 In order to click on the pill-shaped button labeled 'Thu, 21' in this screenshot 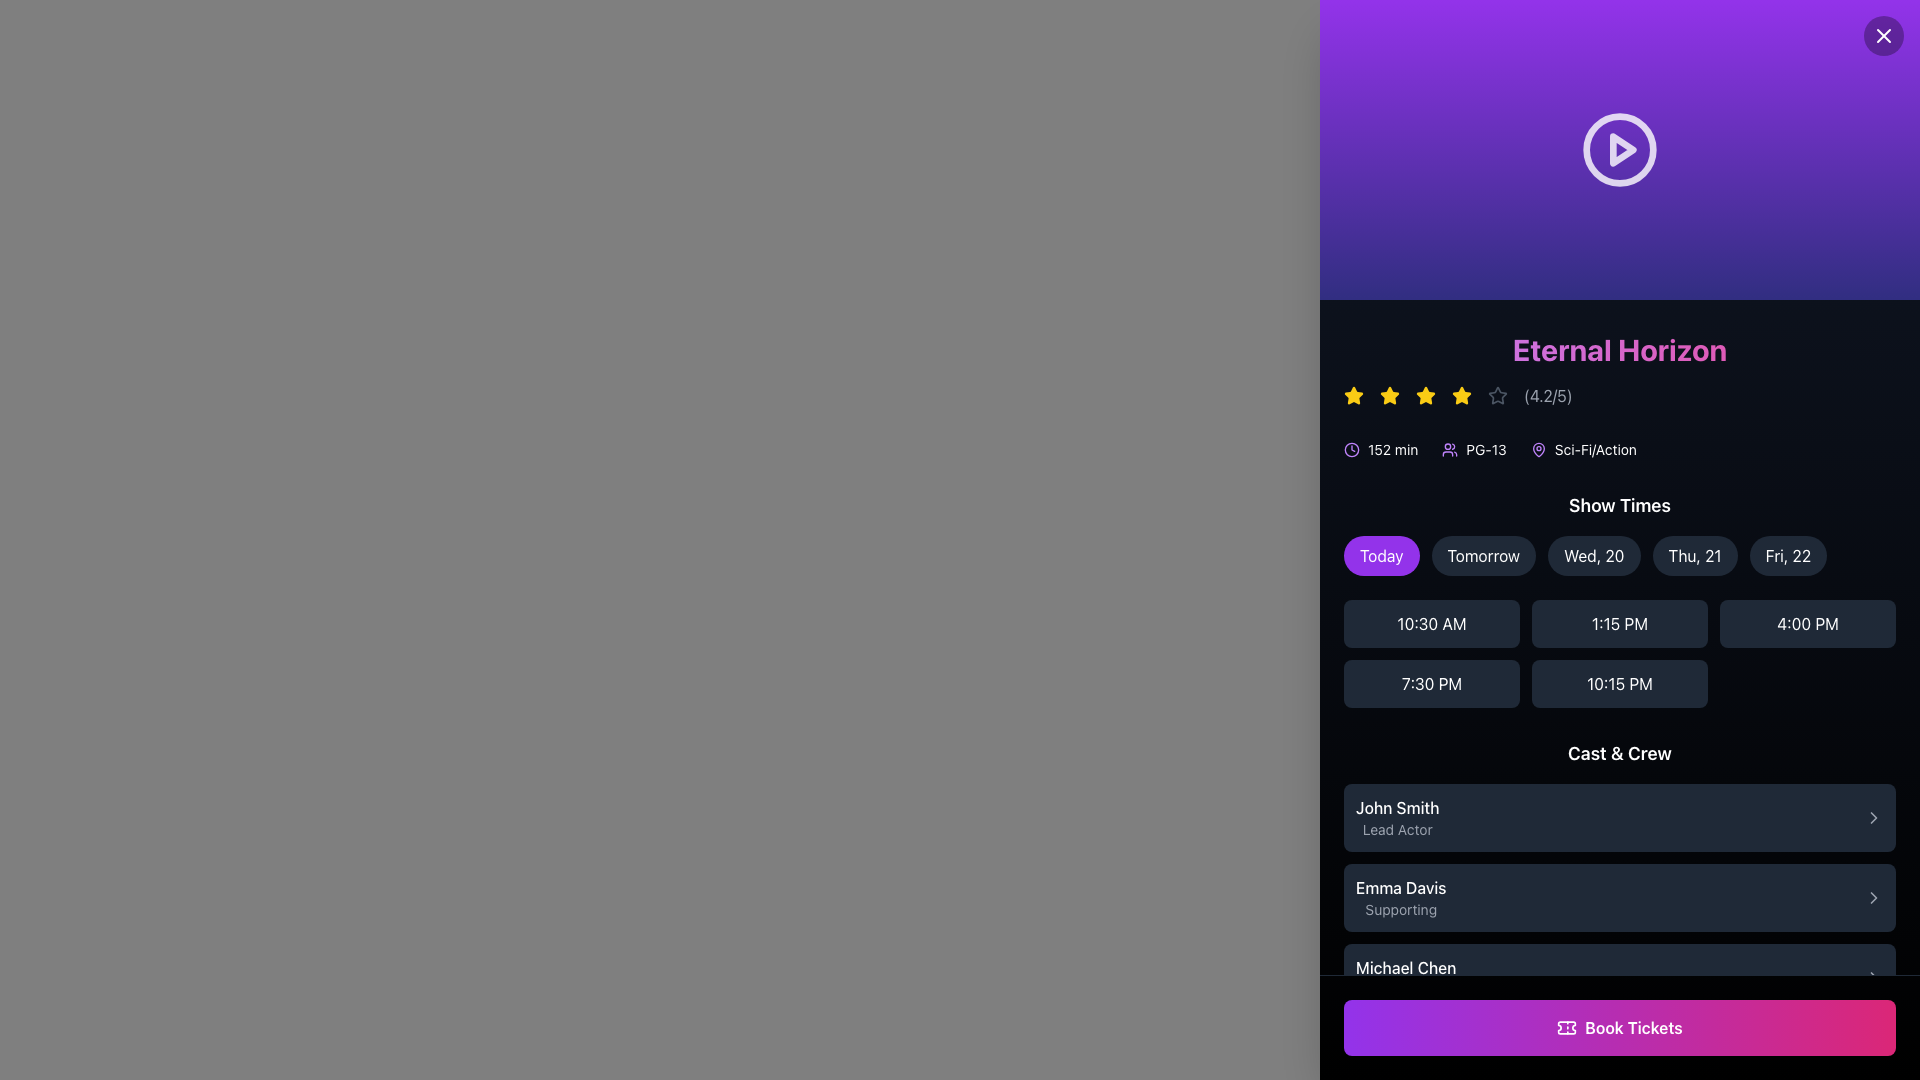, I will do `click(1693, 555)`.